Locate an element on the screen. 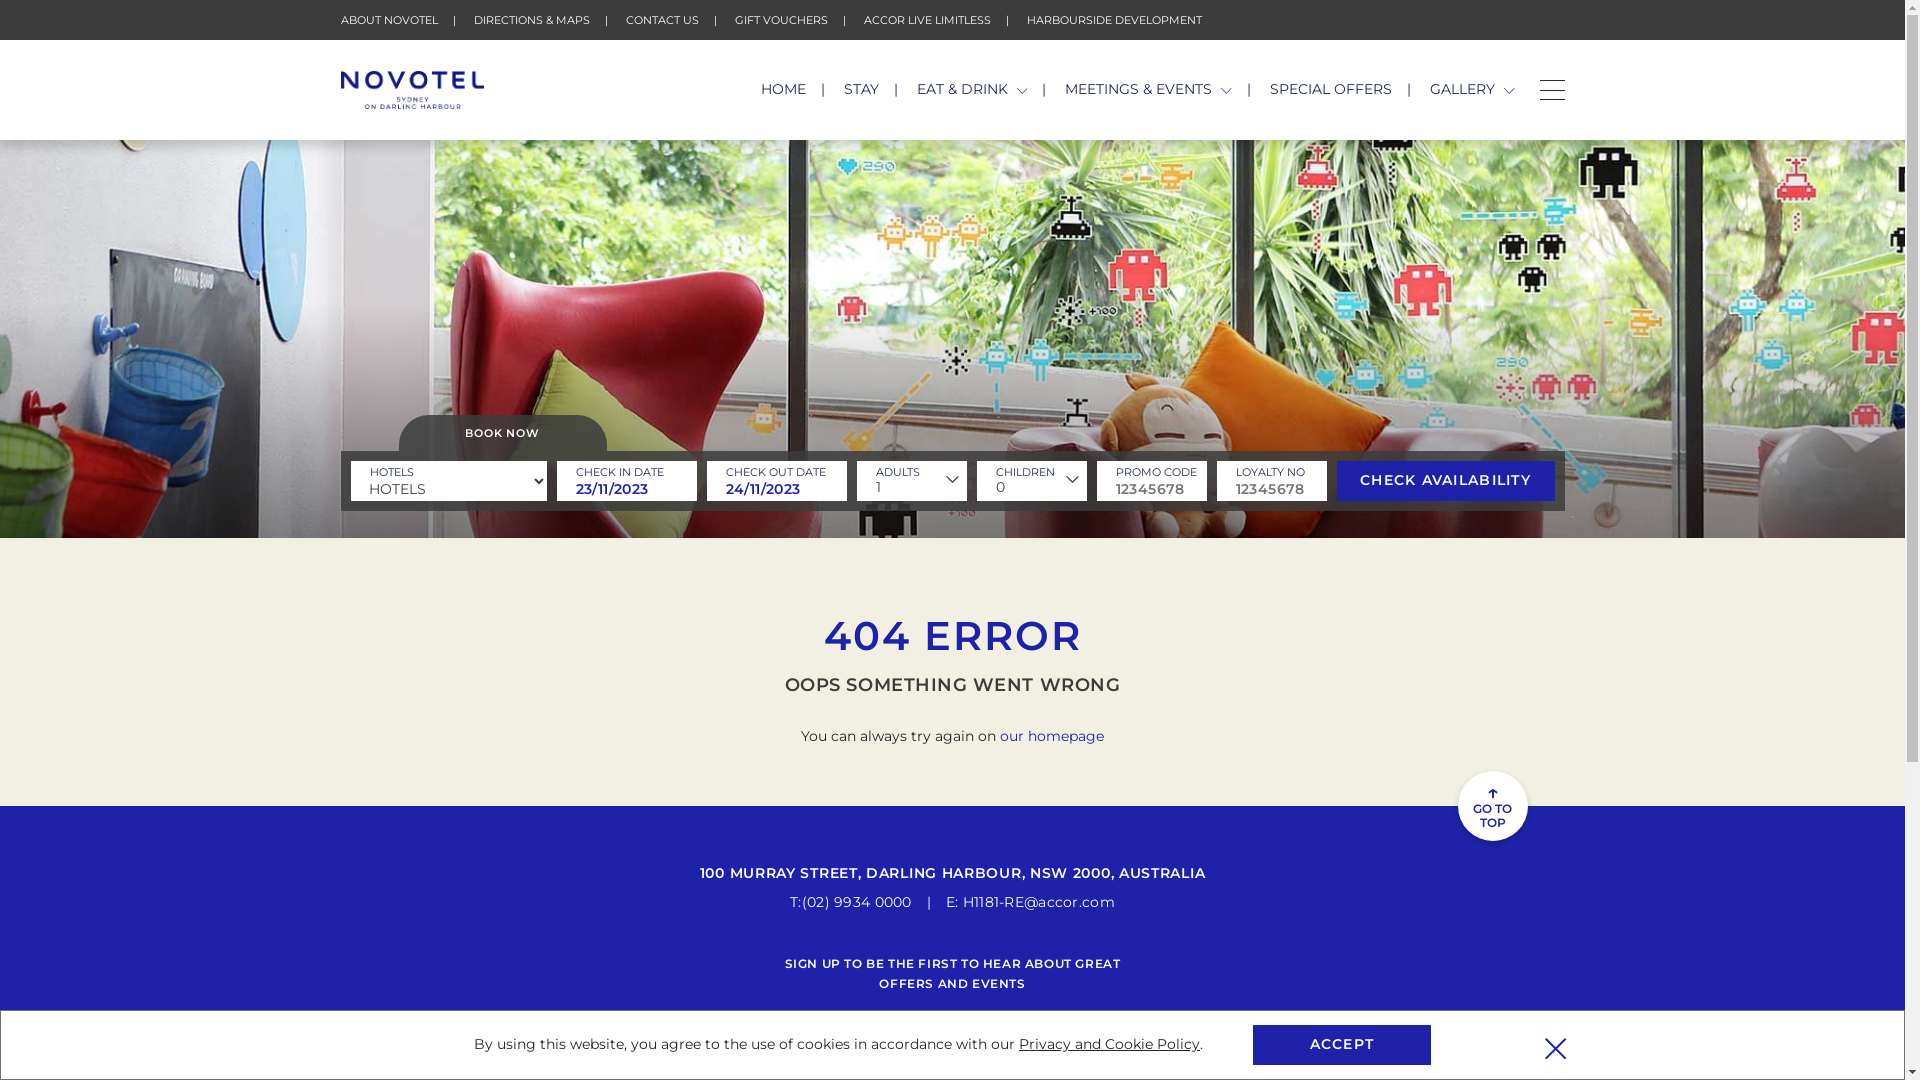  'CHECK AVAILABILITY' is located at coordinates (1444, 481).